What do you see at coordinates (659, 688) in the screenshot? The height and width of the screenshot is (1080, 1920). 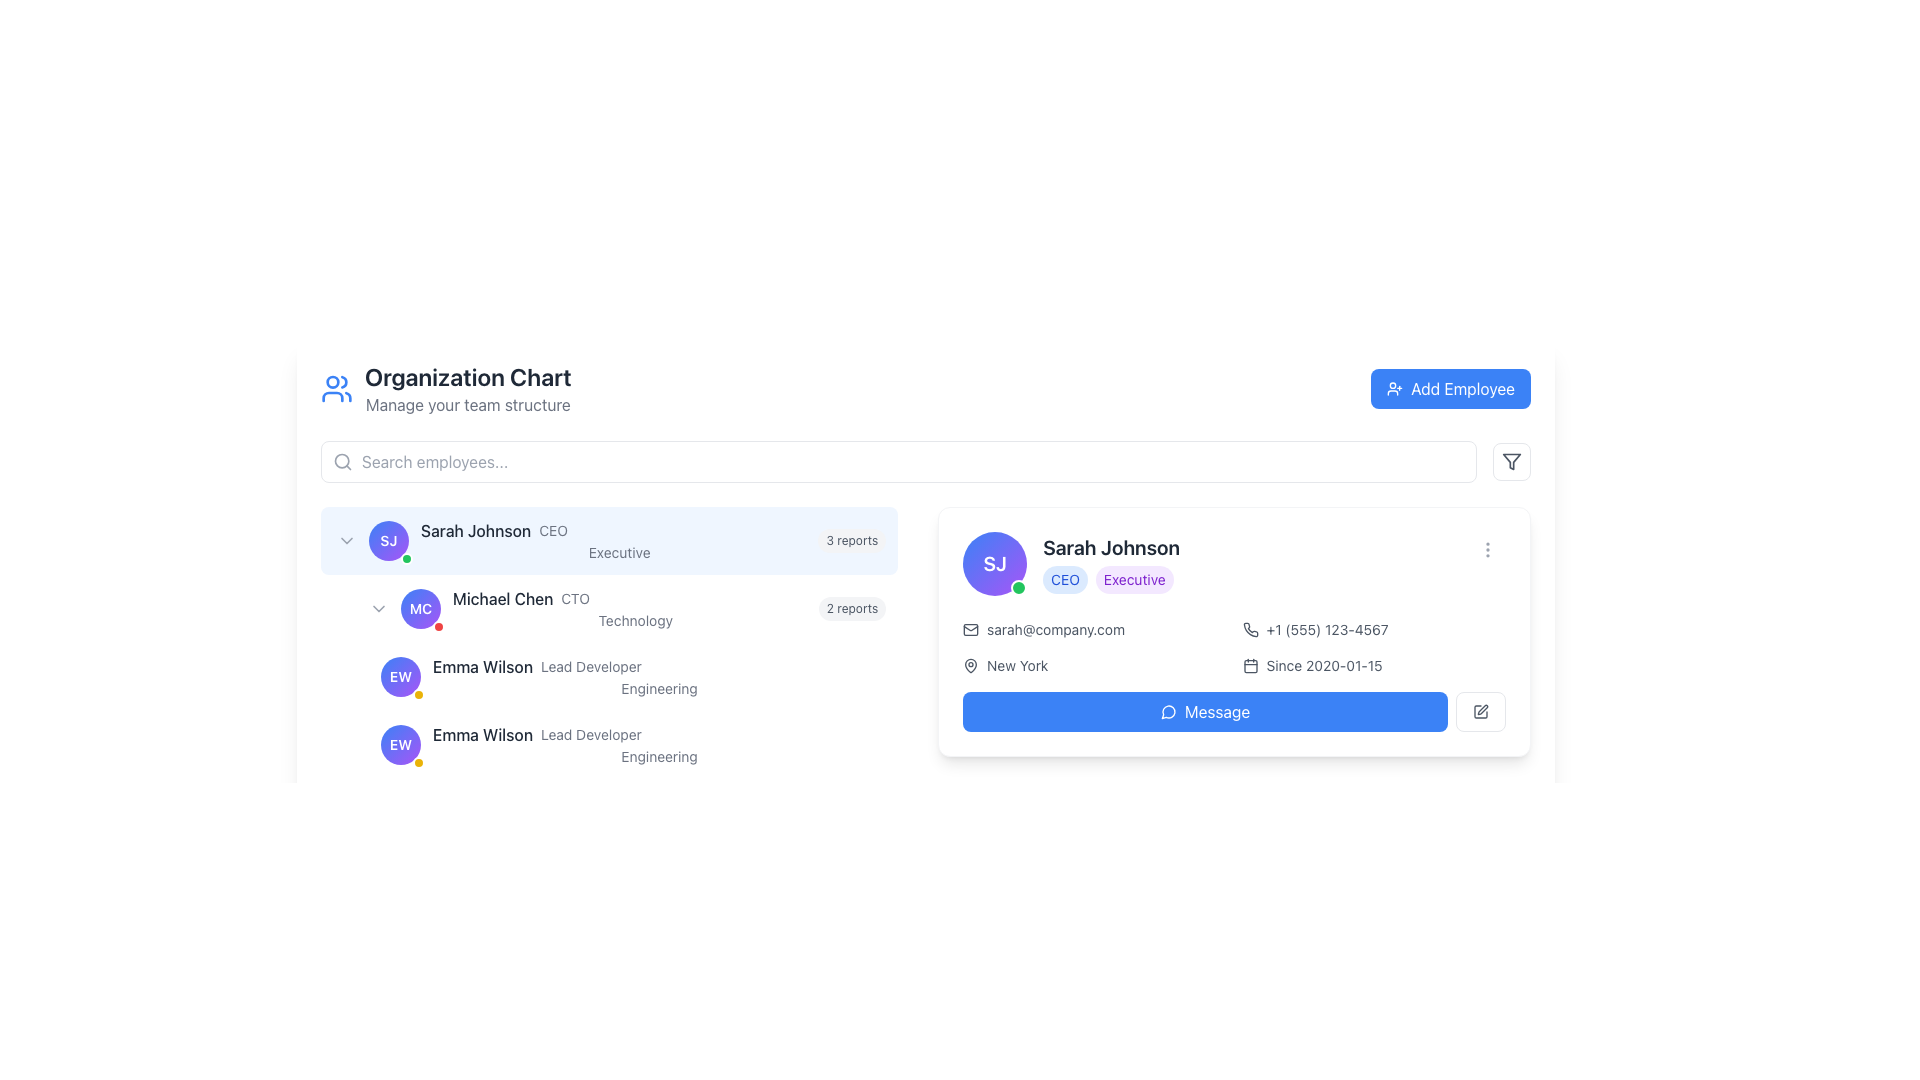 I see `the 'Engineering' text label located below the title 'Lead Developer' in the left panel of the organization chart` at bounding box center [659, 688].